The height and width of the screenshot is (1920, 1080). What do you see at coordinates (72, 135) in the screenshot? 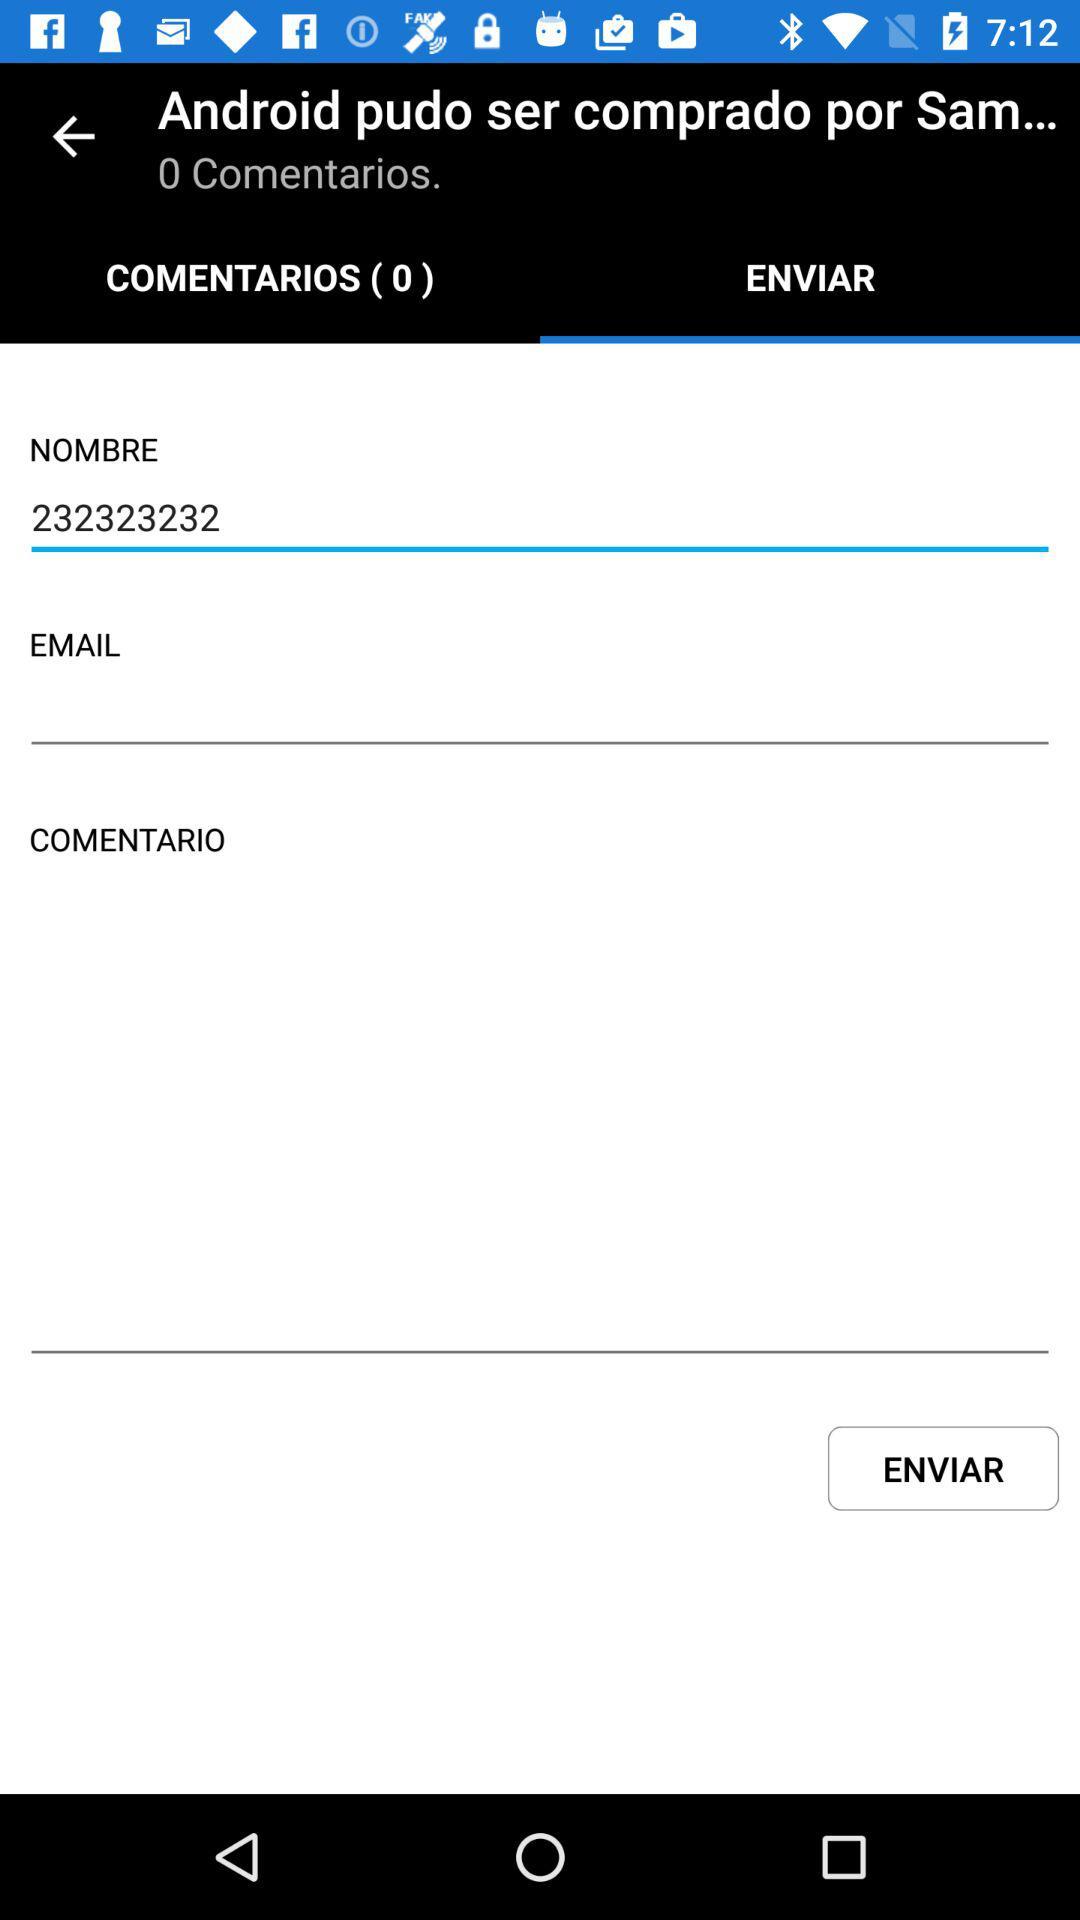
I see `the icon next to the android pudo ser` at bounding box center [72, 135].